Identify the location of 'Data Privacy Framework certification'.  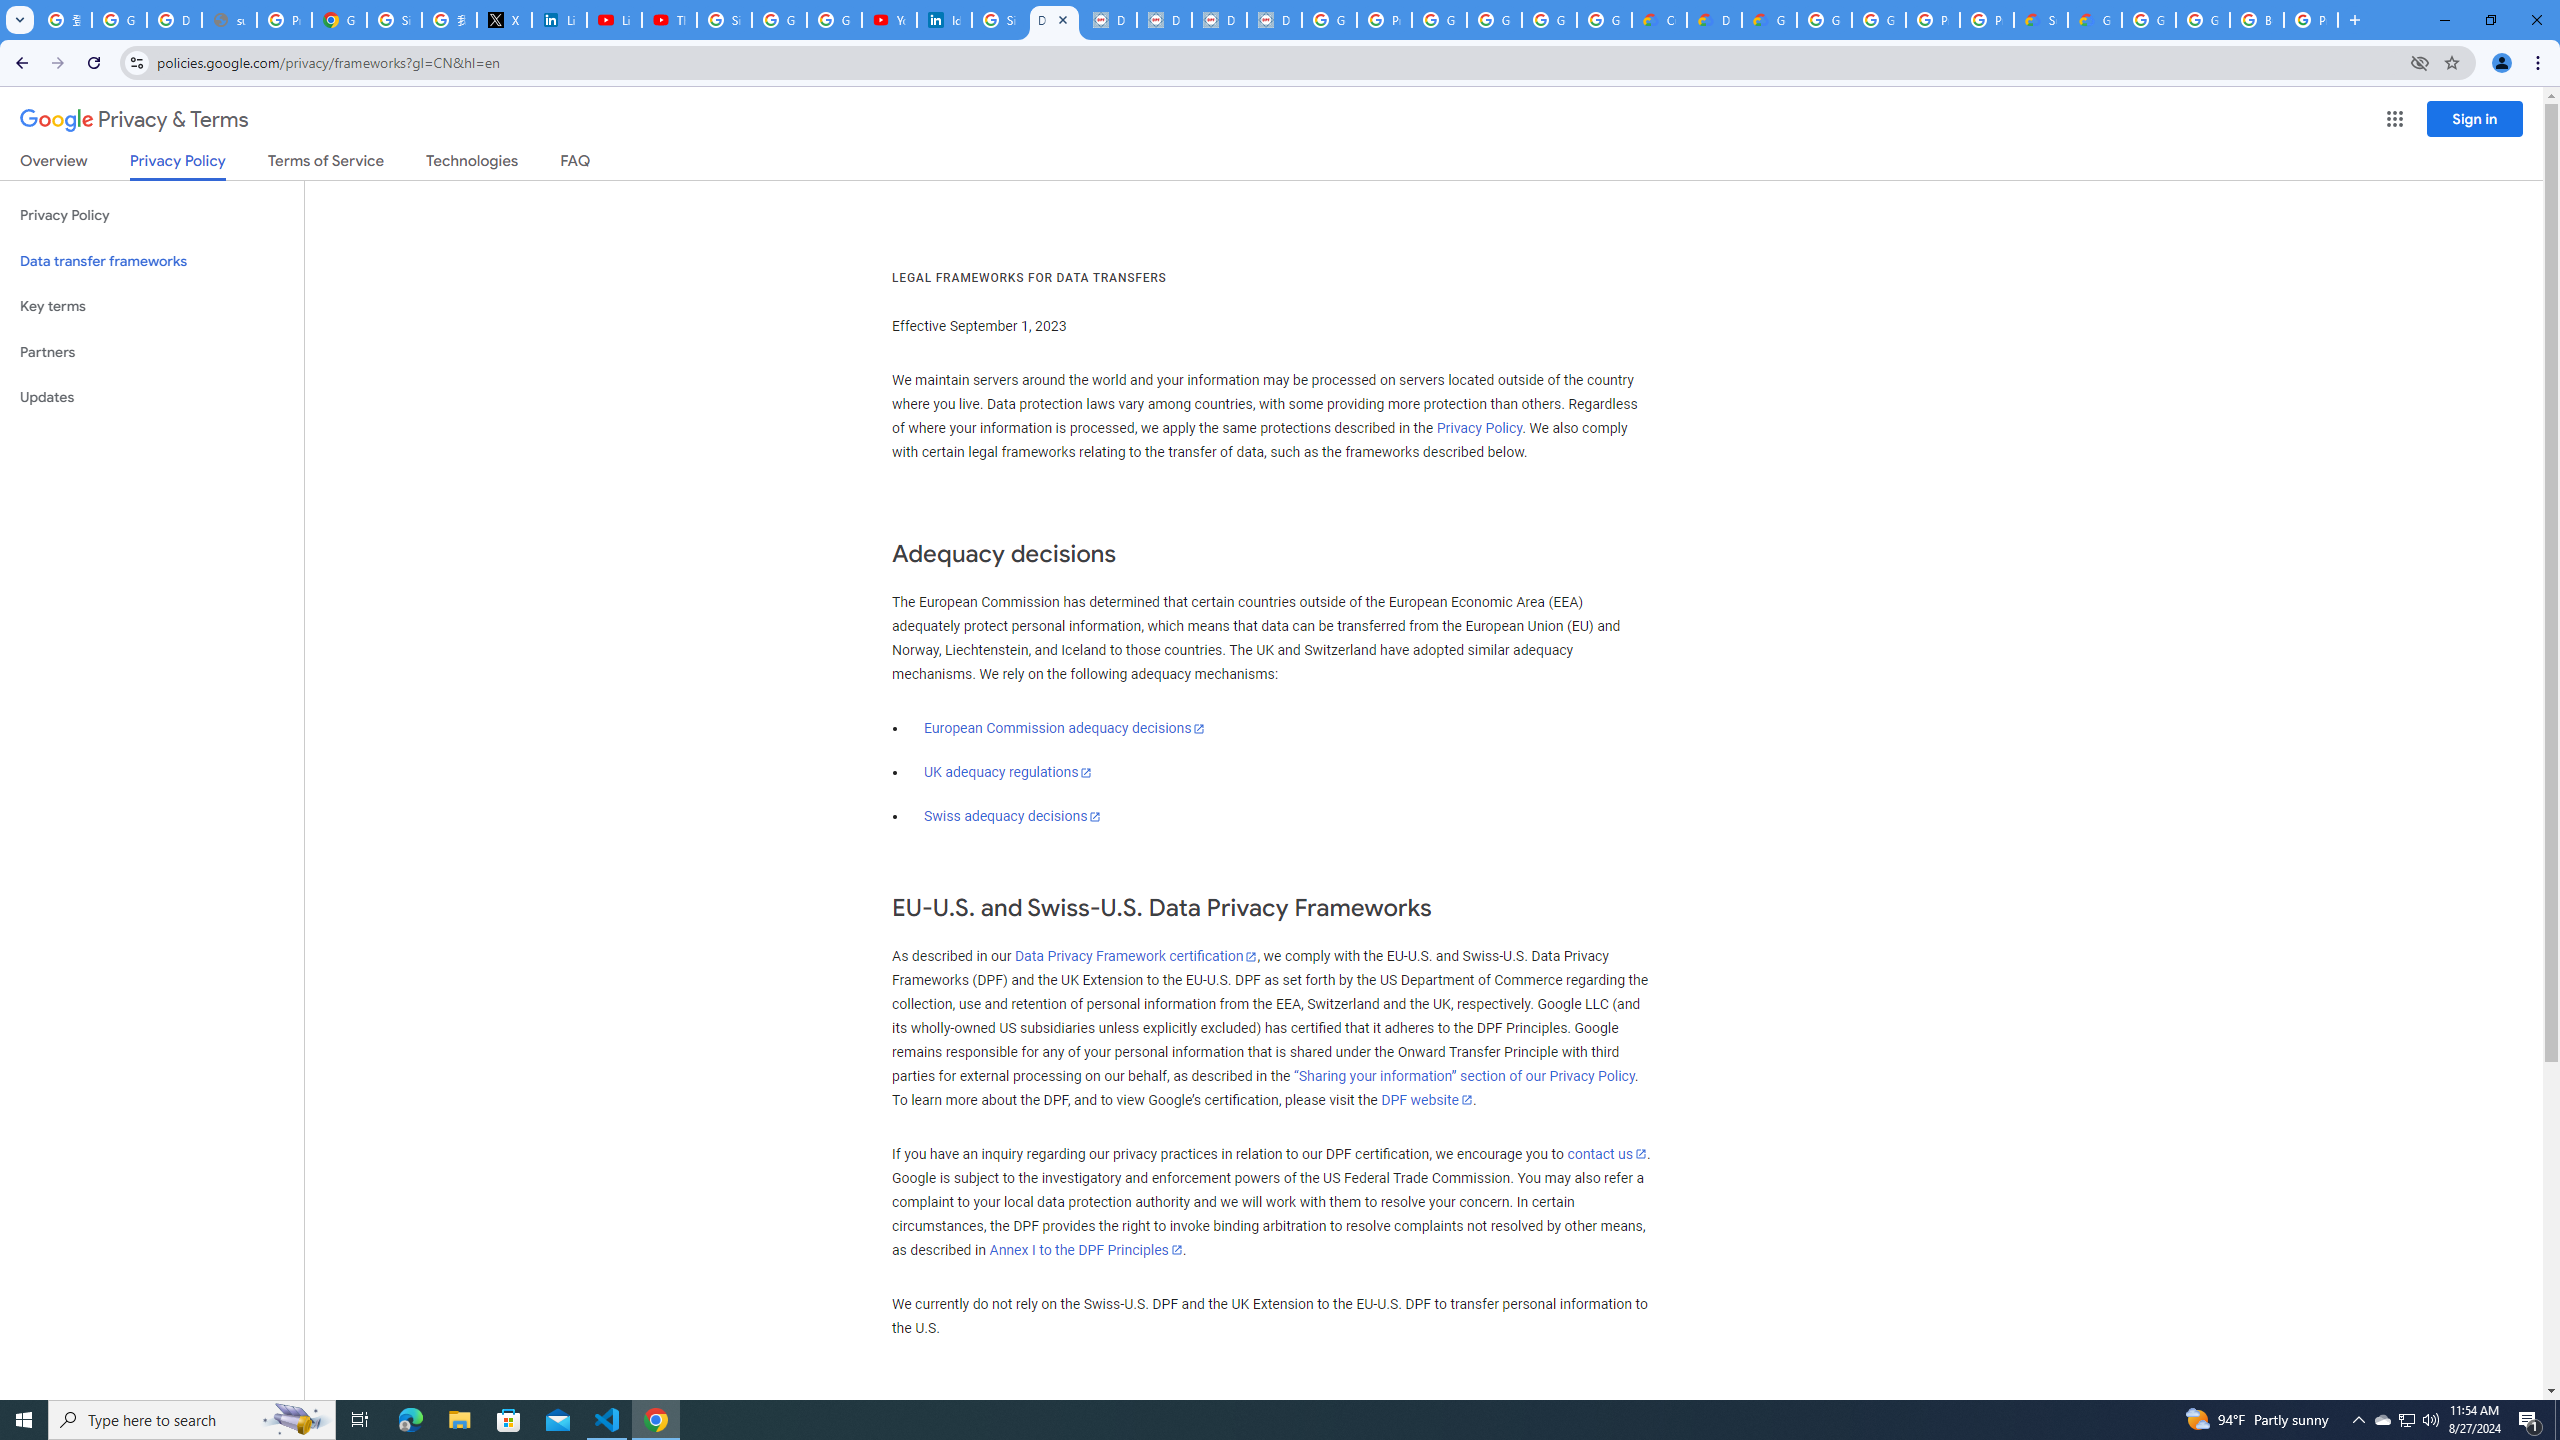
(1134, 955).